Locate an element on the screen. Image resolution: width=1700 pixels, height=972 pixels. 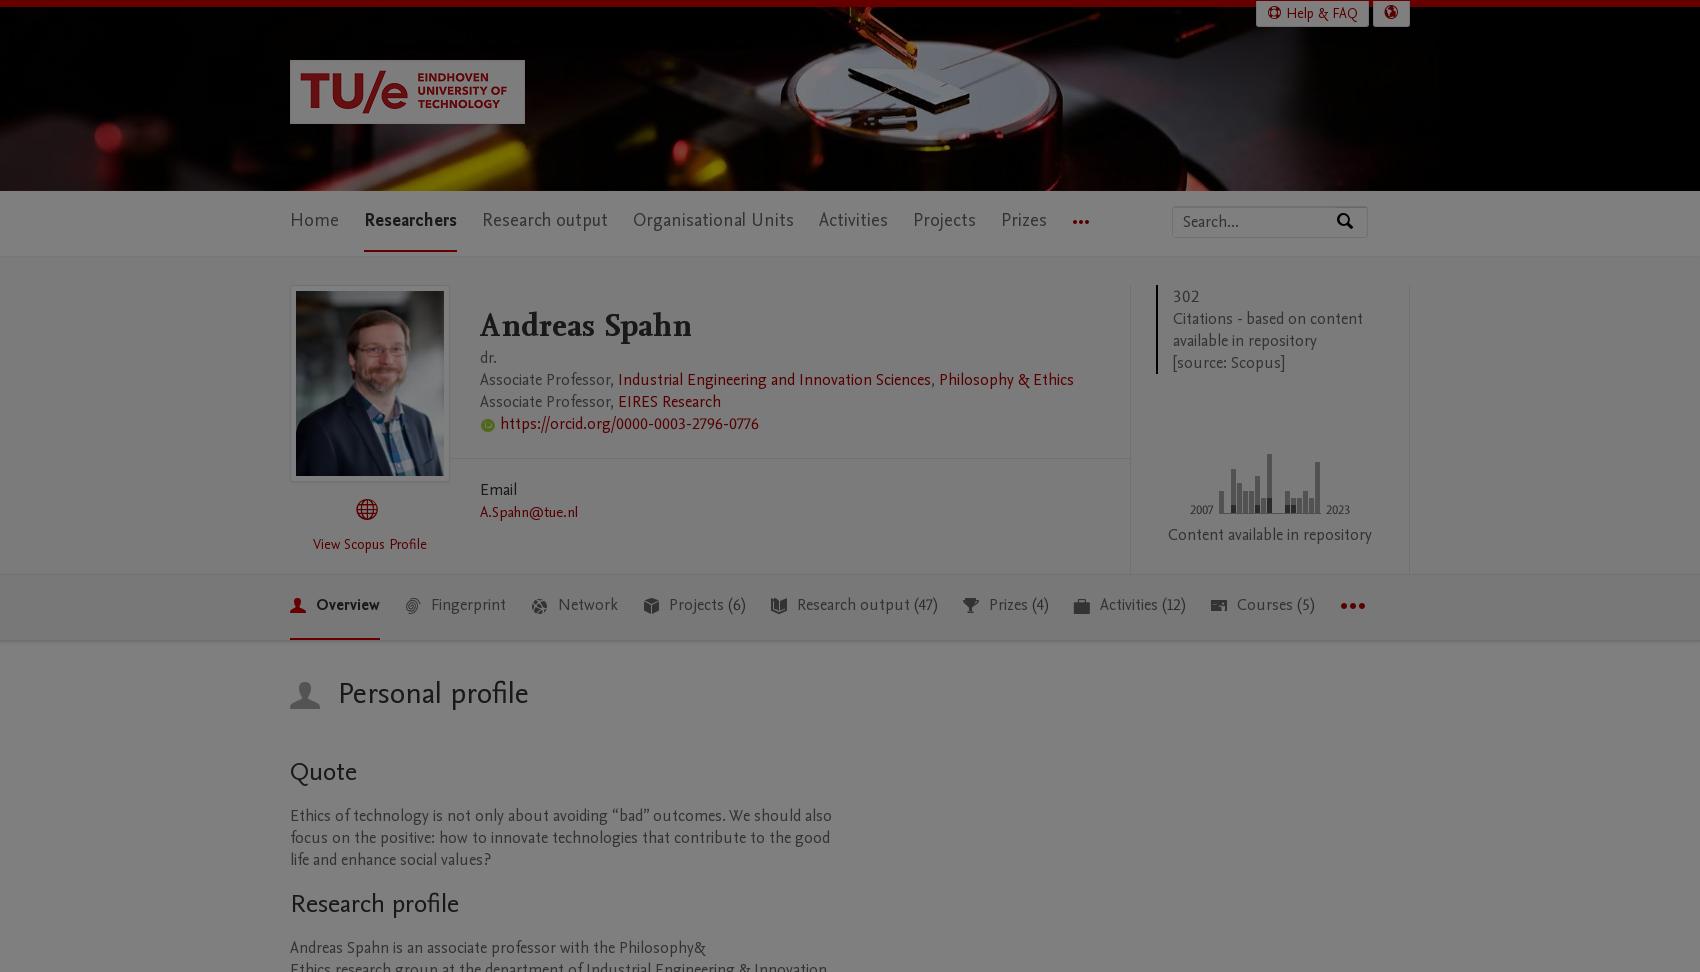
'Quote' is located at coordinates (322, 770).